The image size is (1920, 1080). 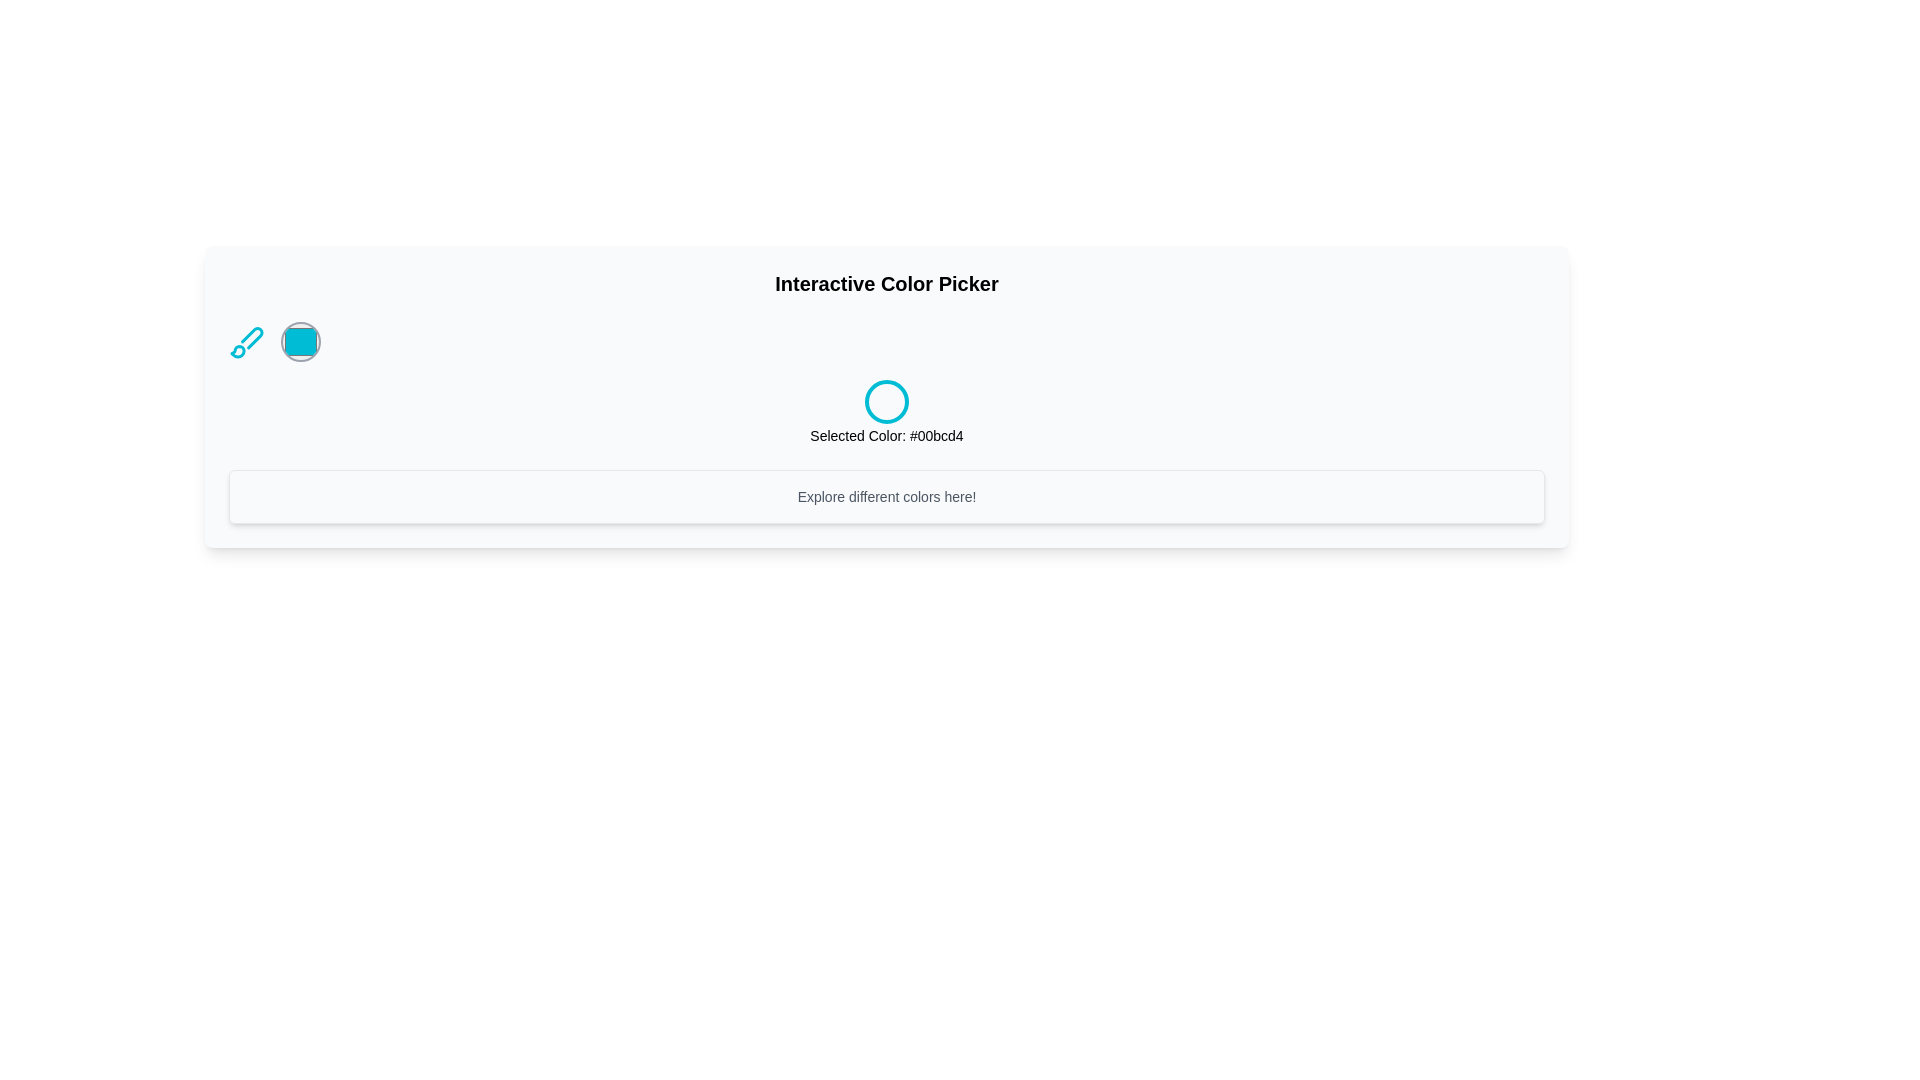 What do you see at coordinates (886, 401) in the screenshot?
I see `the SVG Circle representing the selected color in the color picker interface` at bounding box center [886, 401].